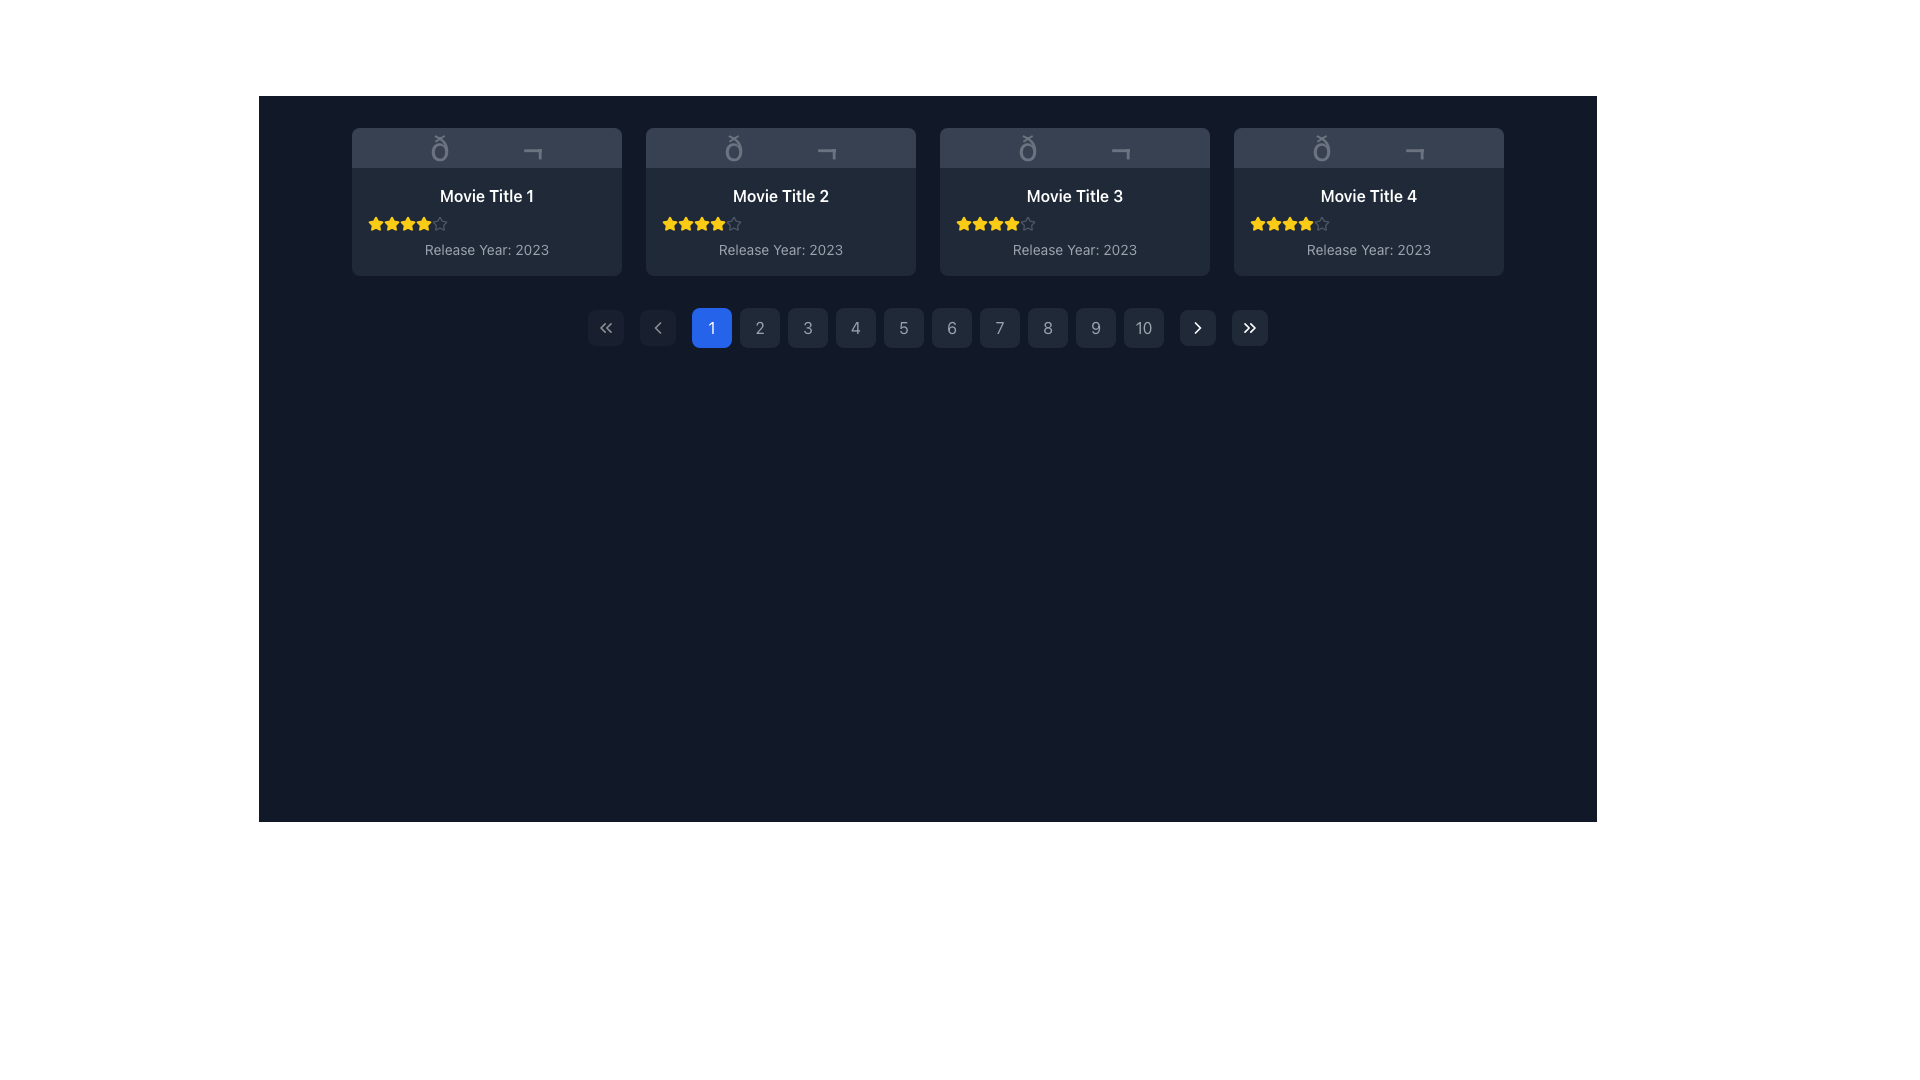 This screenshot has width=1920, height=1080. Describe the element at coordinates (1272, 223) in the screenshot. I see `the second star in the row of five stars on the rating bar of the fourth movie card titled 'Movie Title 4'` at that location.